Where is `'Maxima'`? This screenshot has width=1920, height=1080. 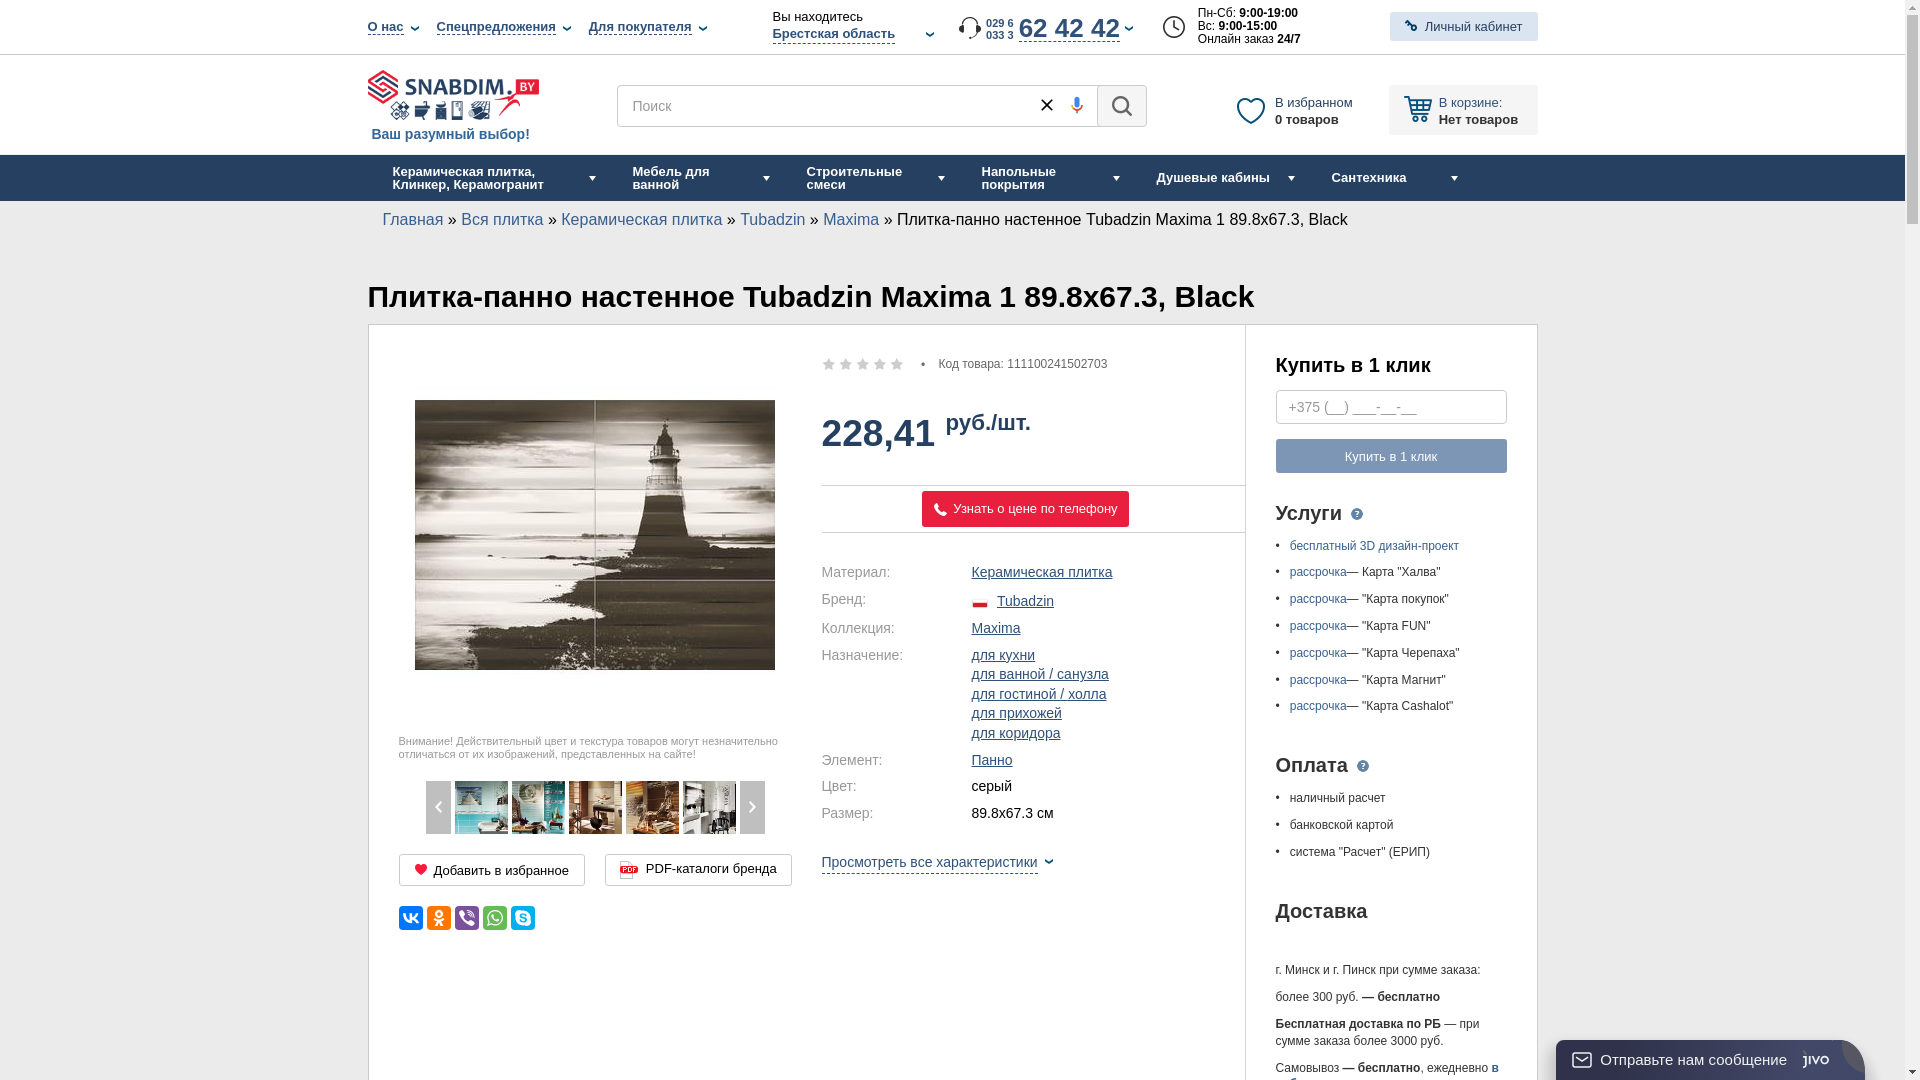
'Maxima' is located at coordinates (708, 806).